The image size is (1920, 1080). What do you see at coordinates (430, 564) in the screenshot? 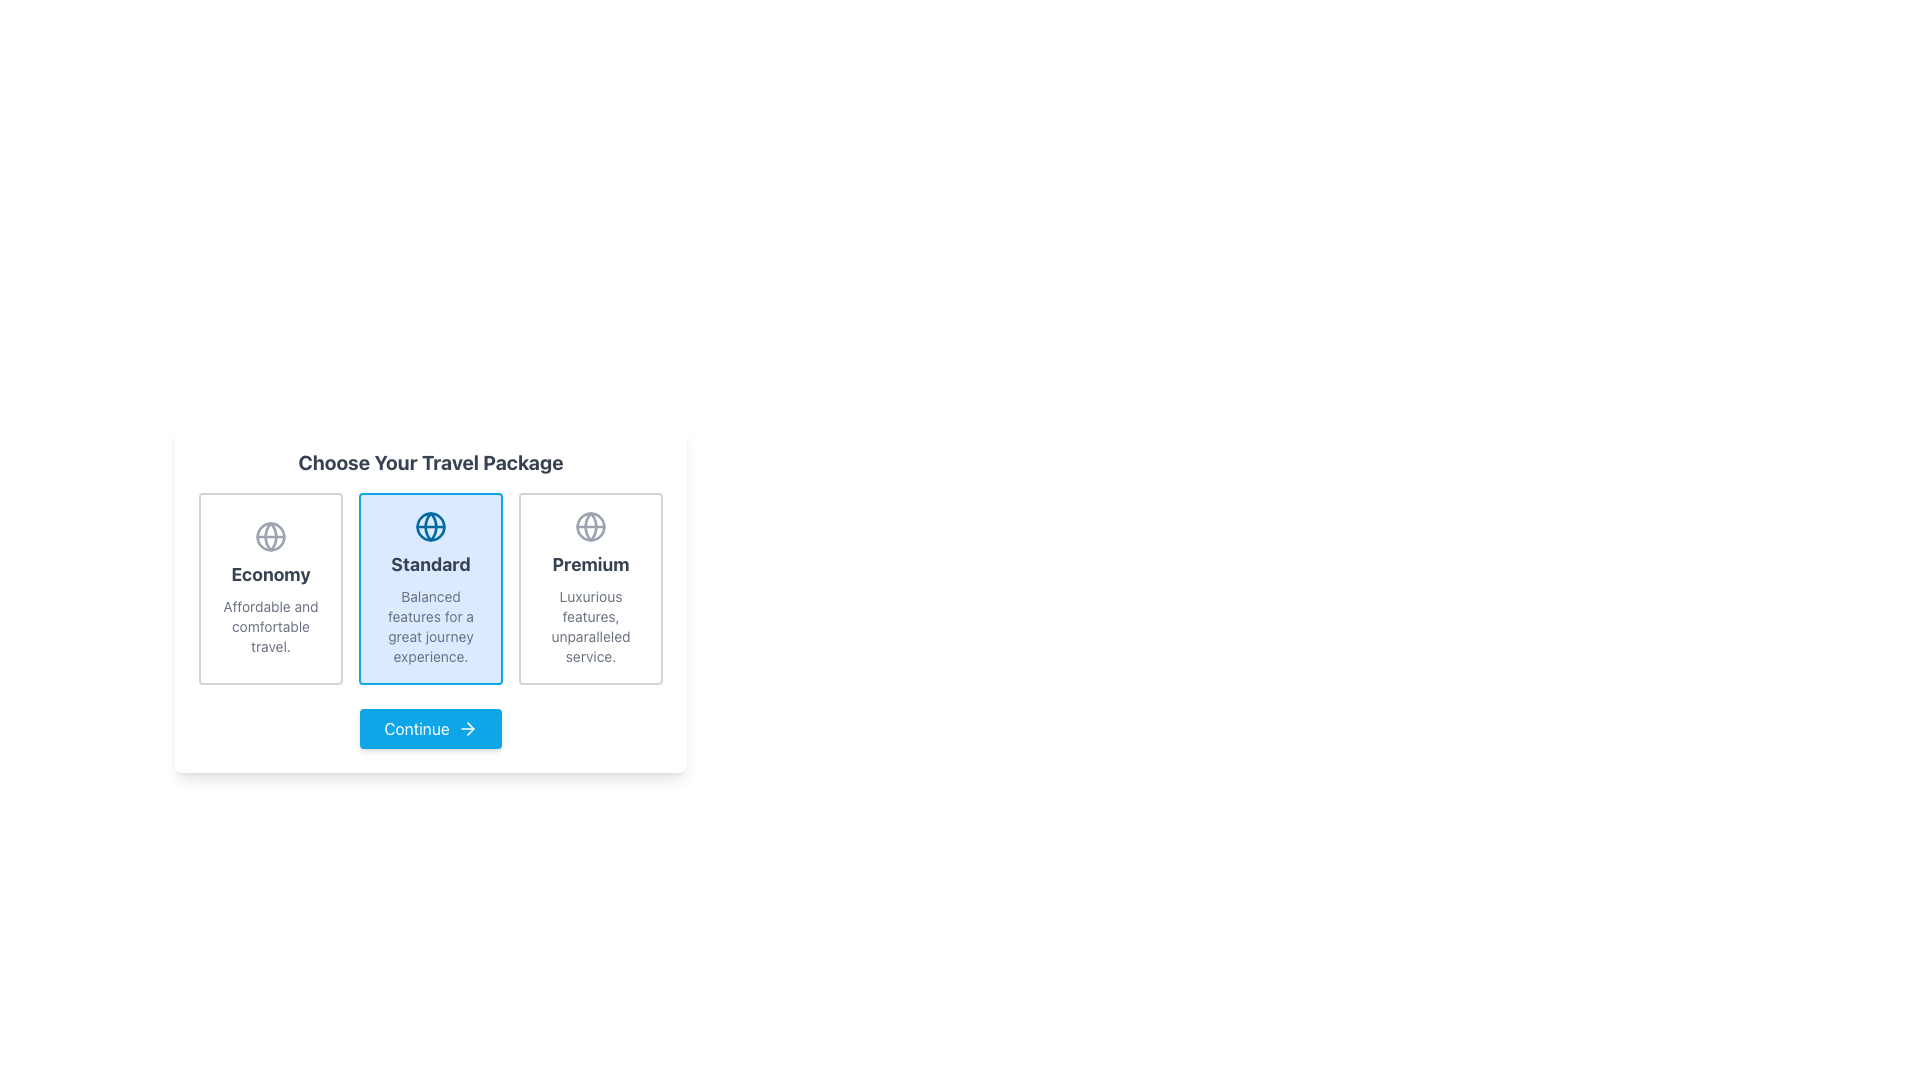
I see `label of the title text representing the 'Standard' package in the middle card of the selection interface` at bounding box center [430, 564].